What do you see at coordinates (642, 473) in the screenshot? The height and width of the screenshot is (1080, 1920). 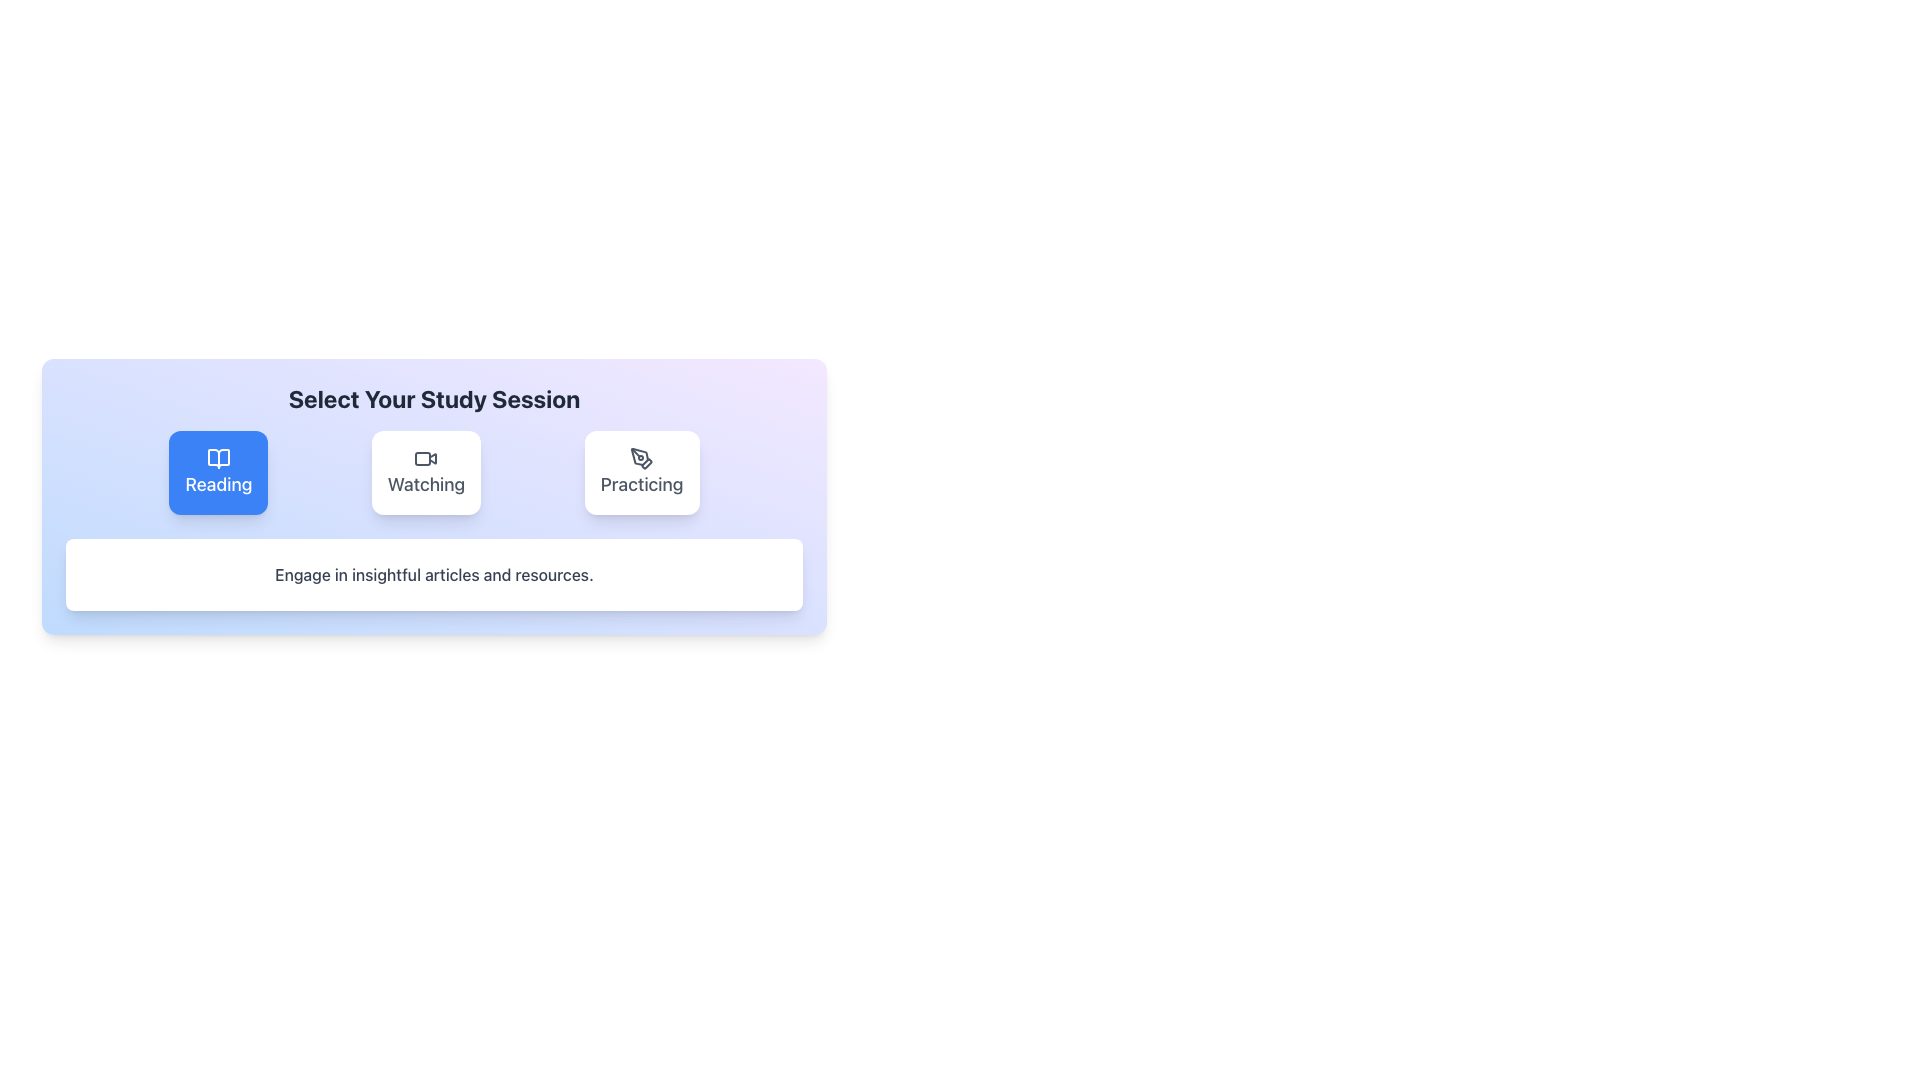 I see `the 'Practicing' button, which is a rectangular button with a white background and a pen tool icon above the label 'Practicing'` at bounding box center [642, 473].